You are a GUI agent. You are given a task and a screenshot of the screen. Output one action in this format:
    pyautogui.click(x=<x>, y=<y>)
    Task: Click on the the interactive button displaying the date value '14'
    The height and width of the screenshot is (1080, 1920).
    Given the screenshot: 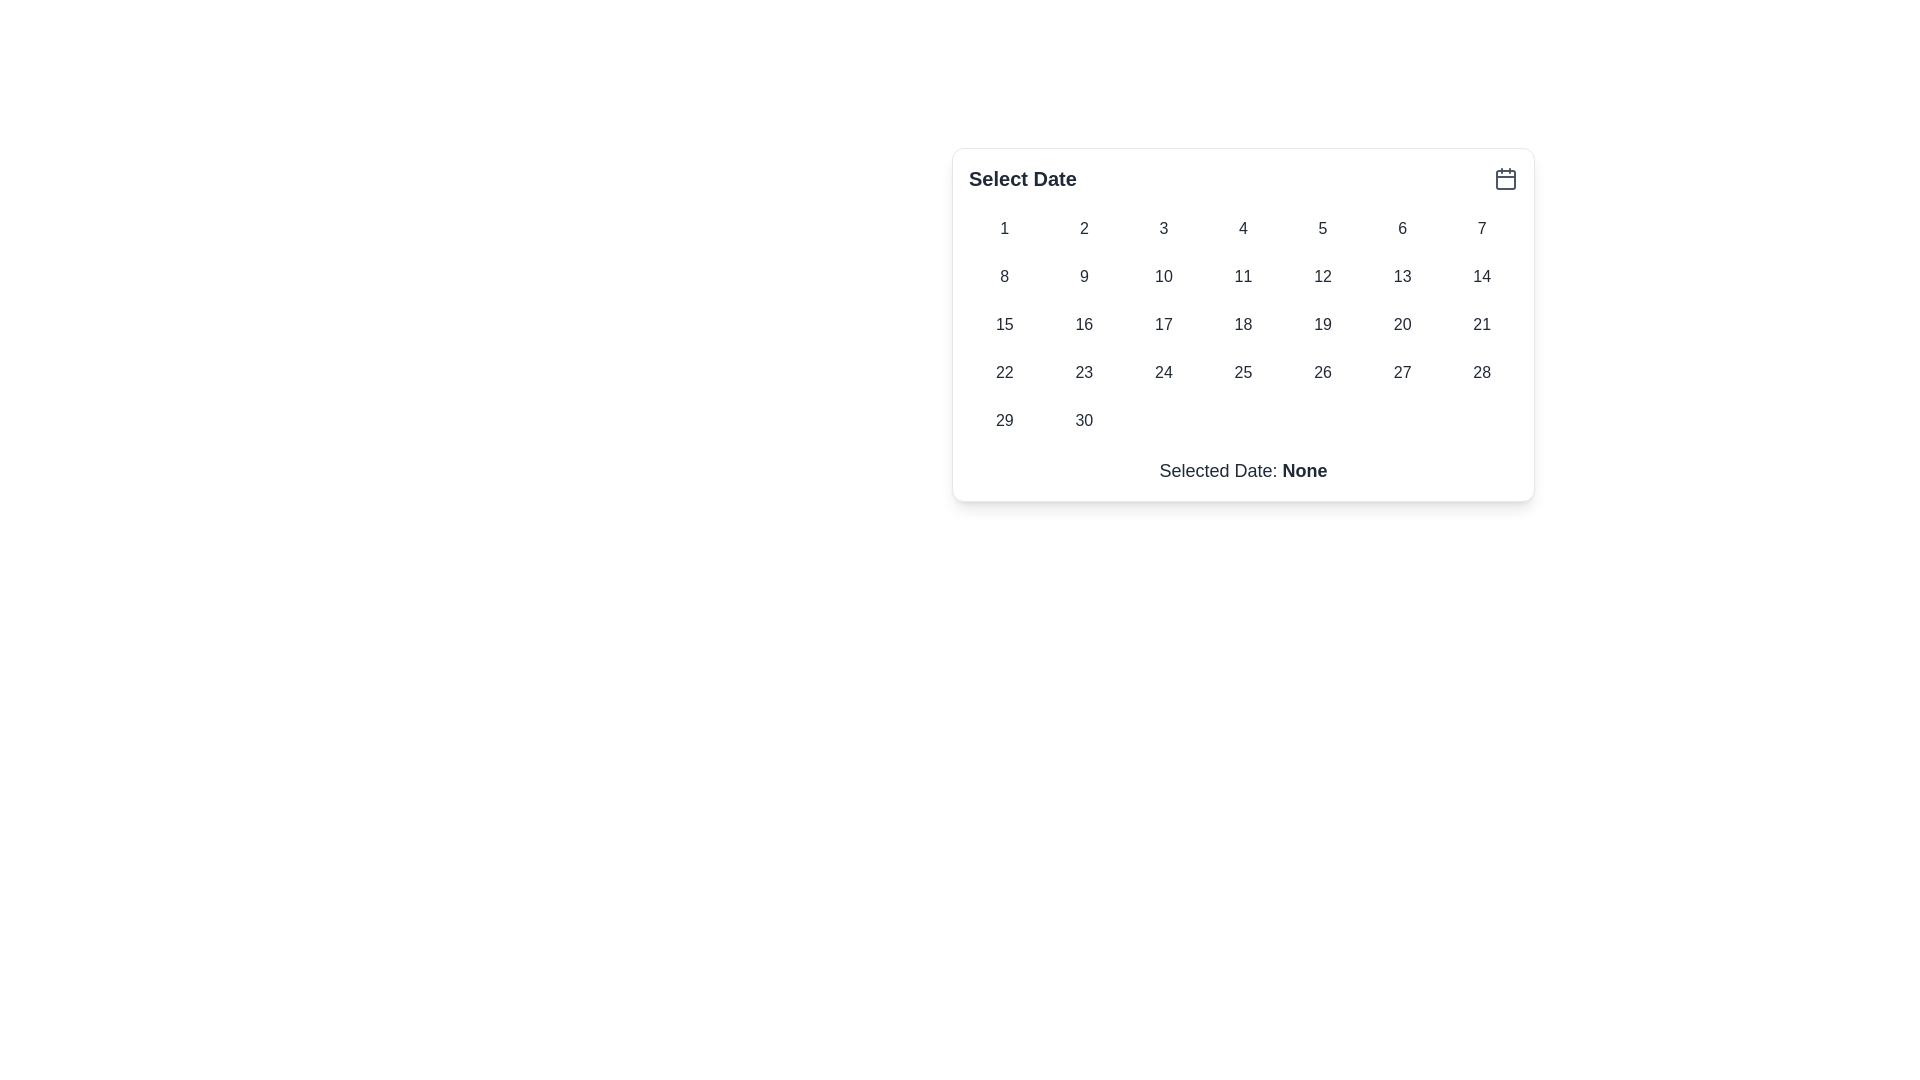 What is the action you would take?
    pyautogui.click(x=1482, y=277)
    